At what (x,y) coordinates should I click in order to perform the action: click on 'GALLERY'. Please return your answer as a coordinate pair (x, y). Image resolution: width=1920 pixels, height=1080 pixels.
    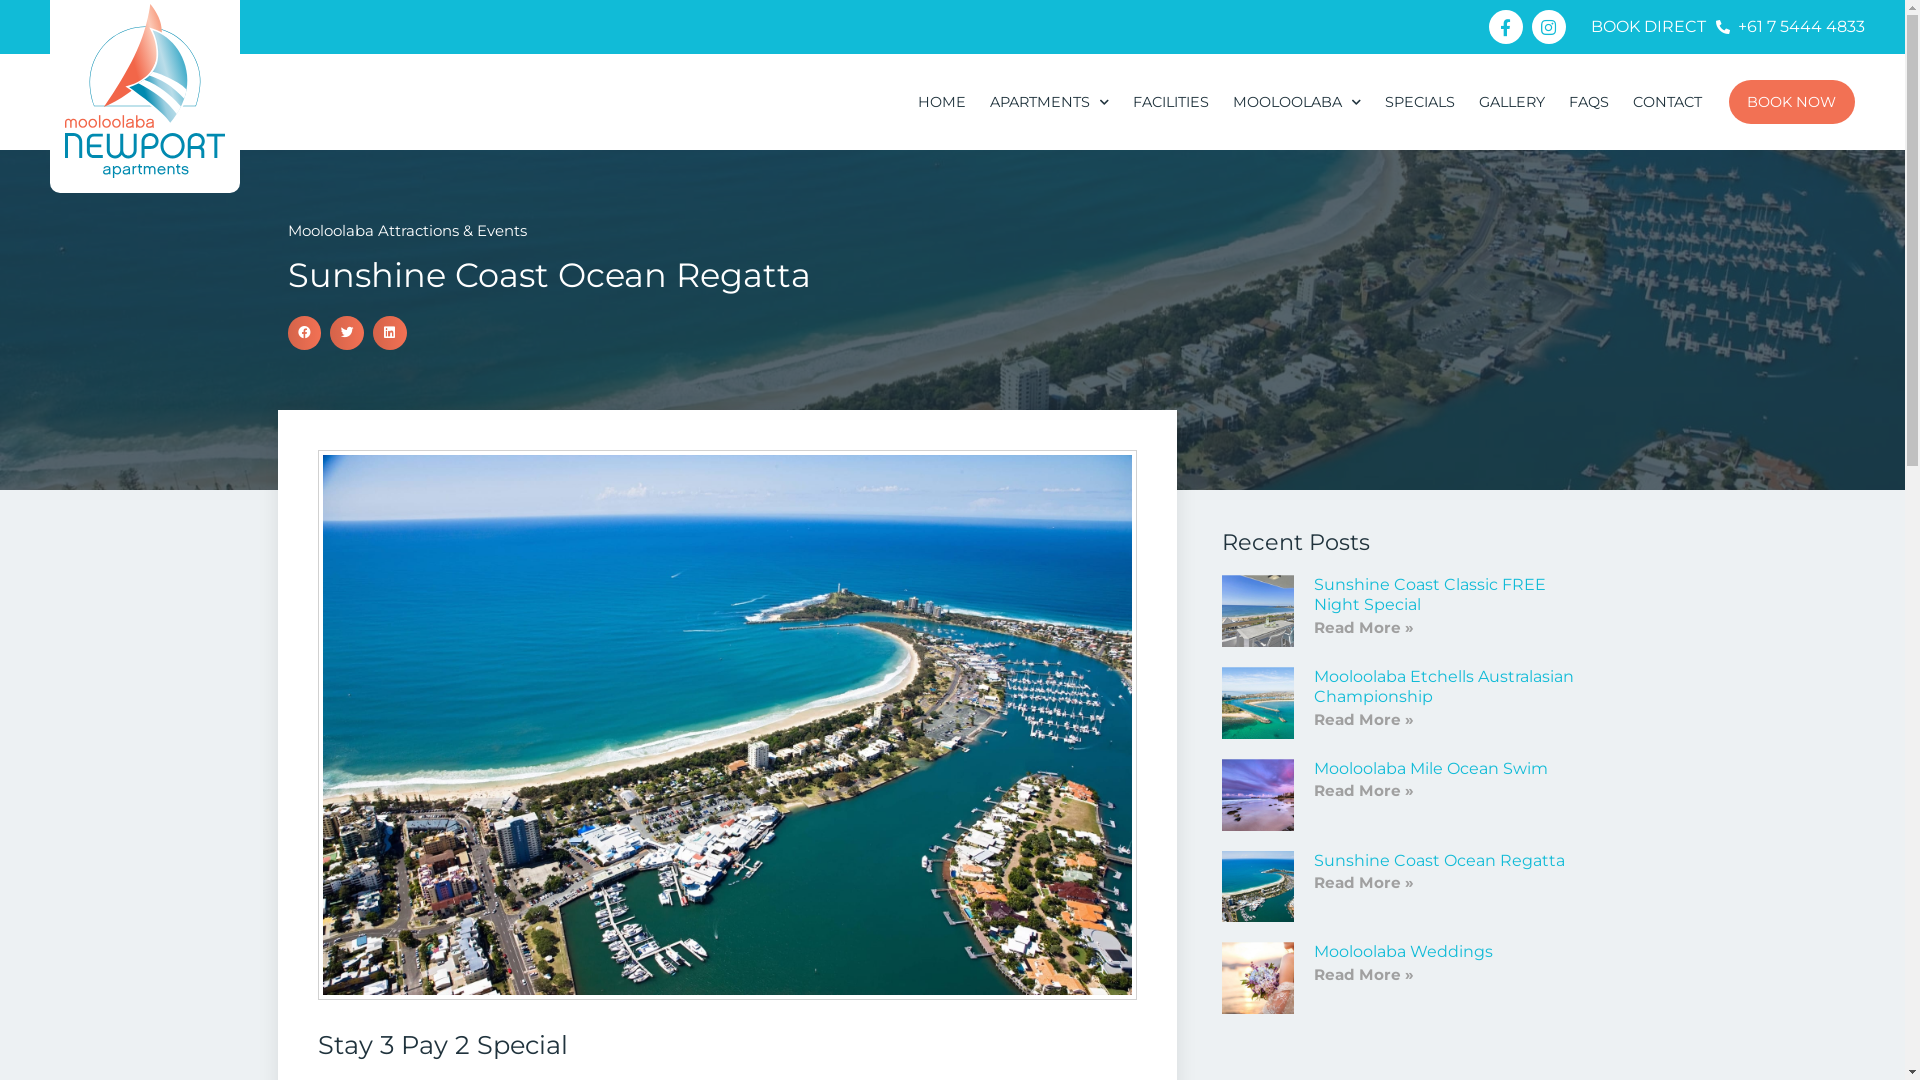
    Looking at the image, I should click on (1512, 101).